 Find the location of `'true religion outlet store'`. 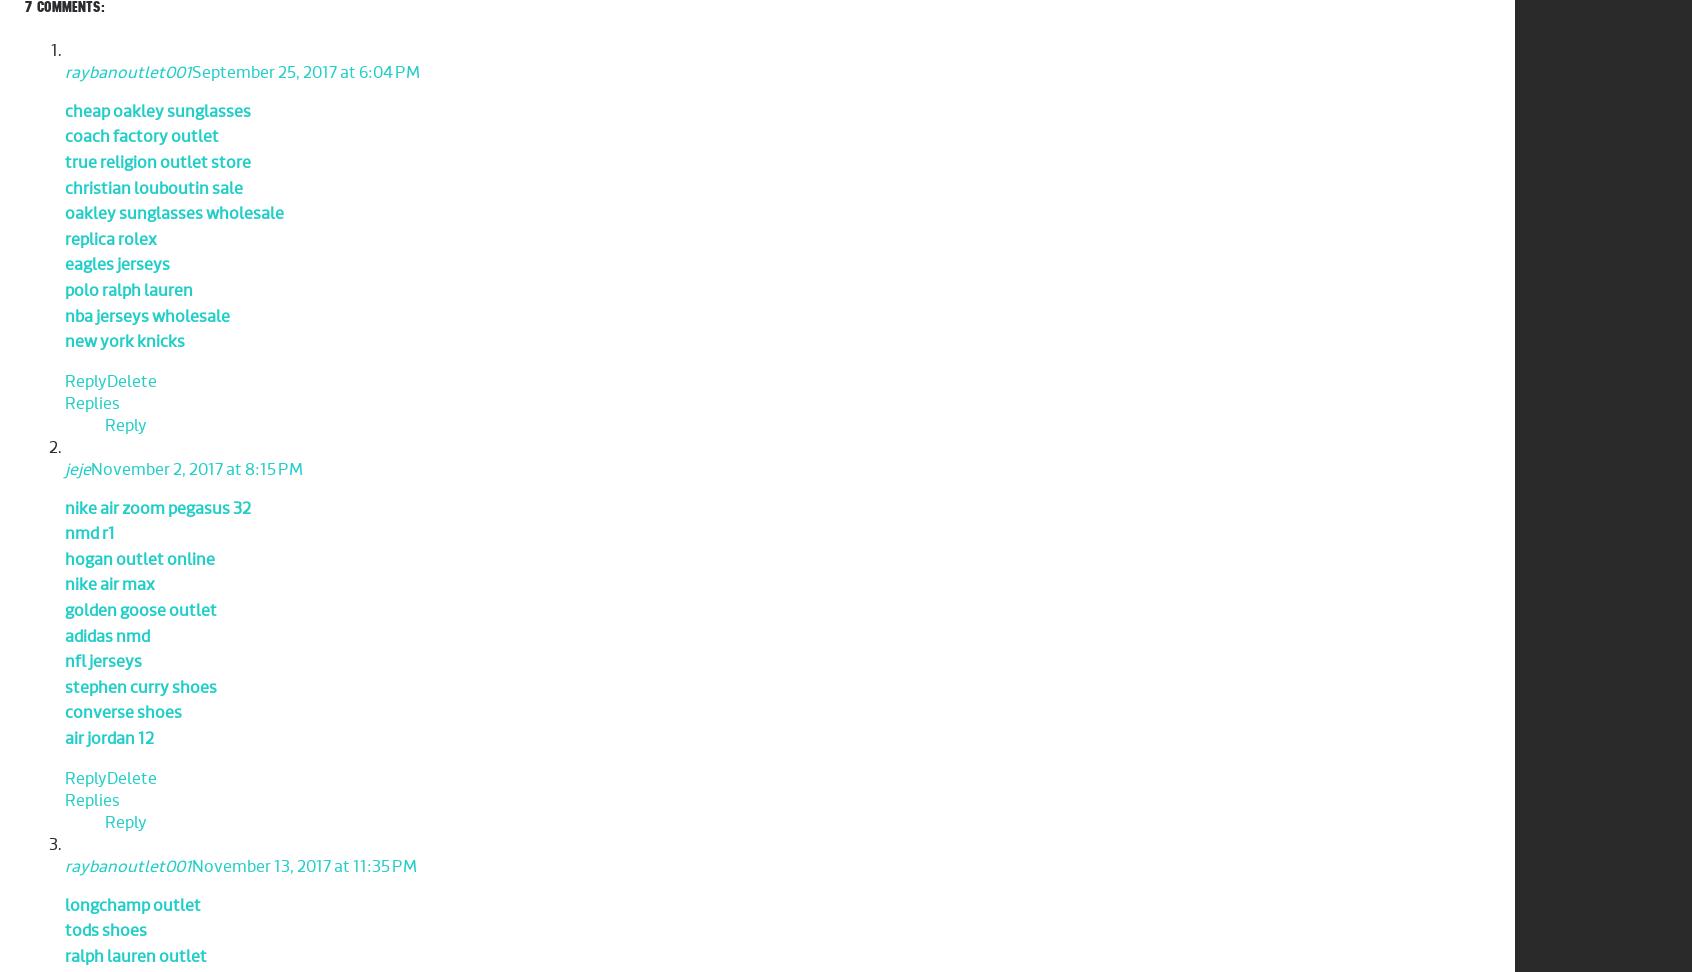

'true religion outlet store' is located at coordinates (157, 162).